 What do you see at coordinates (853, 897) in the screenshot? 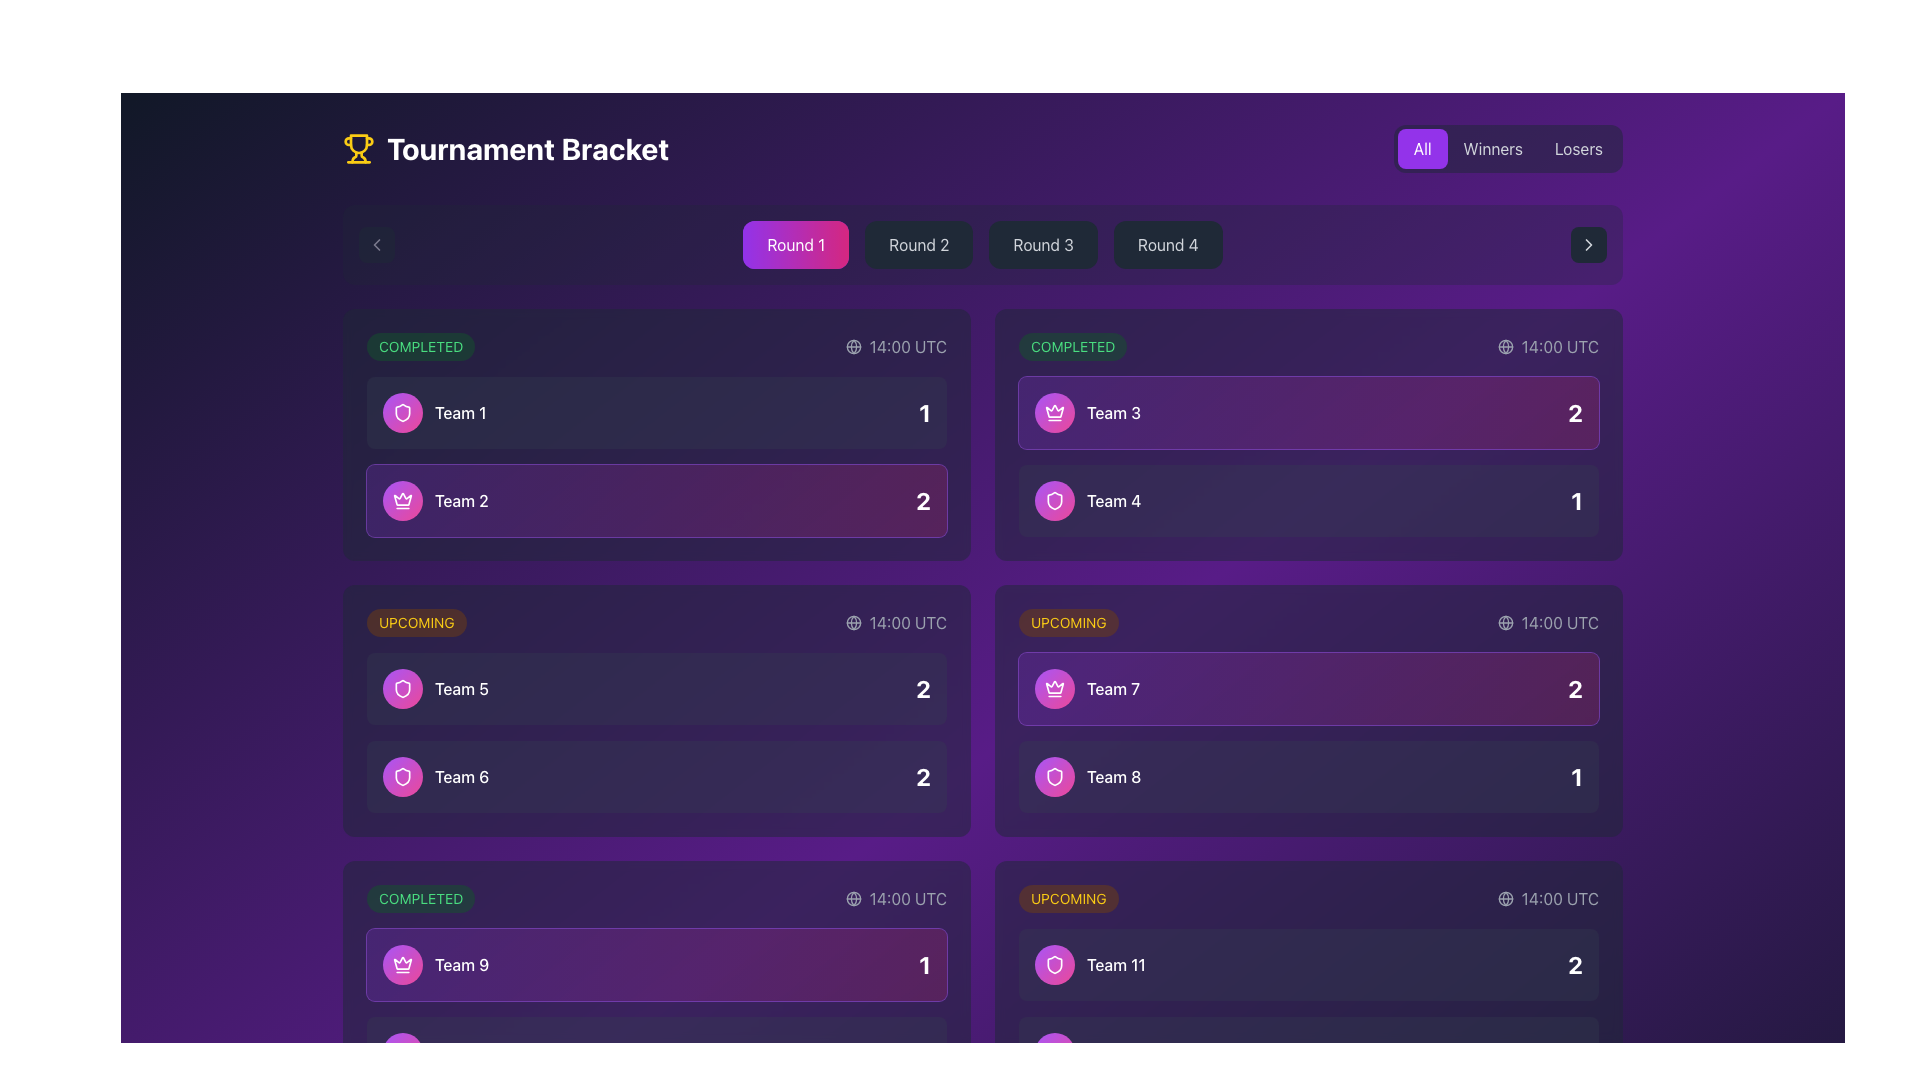
I see `the globe icon element that is part of a circular icon located to the left of the time label reading '14:00 UTC', which is associated with the score board for a match involving 'Team 9'` at bounding box center [853, 897].